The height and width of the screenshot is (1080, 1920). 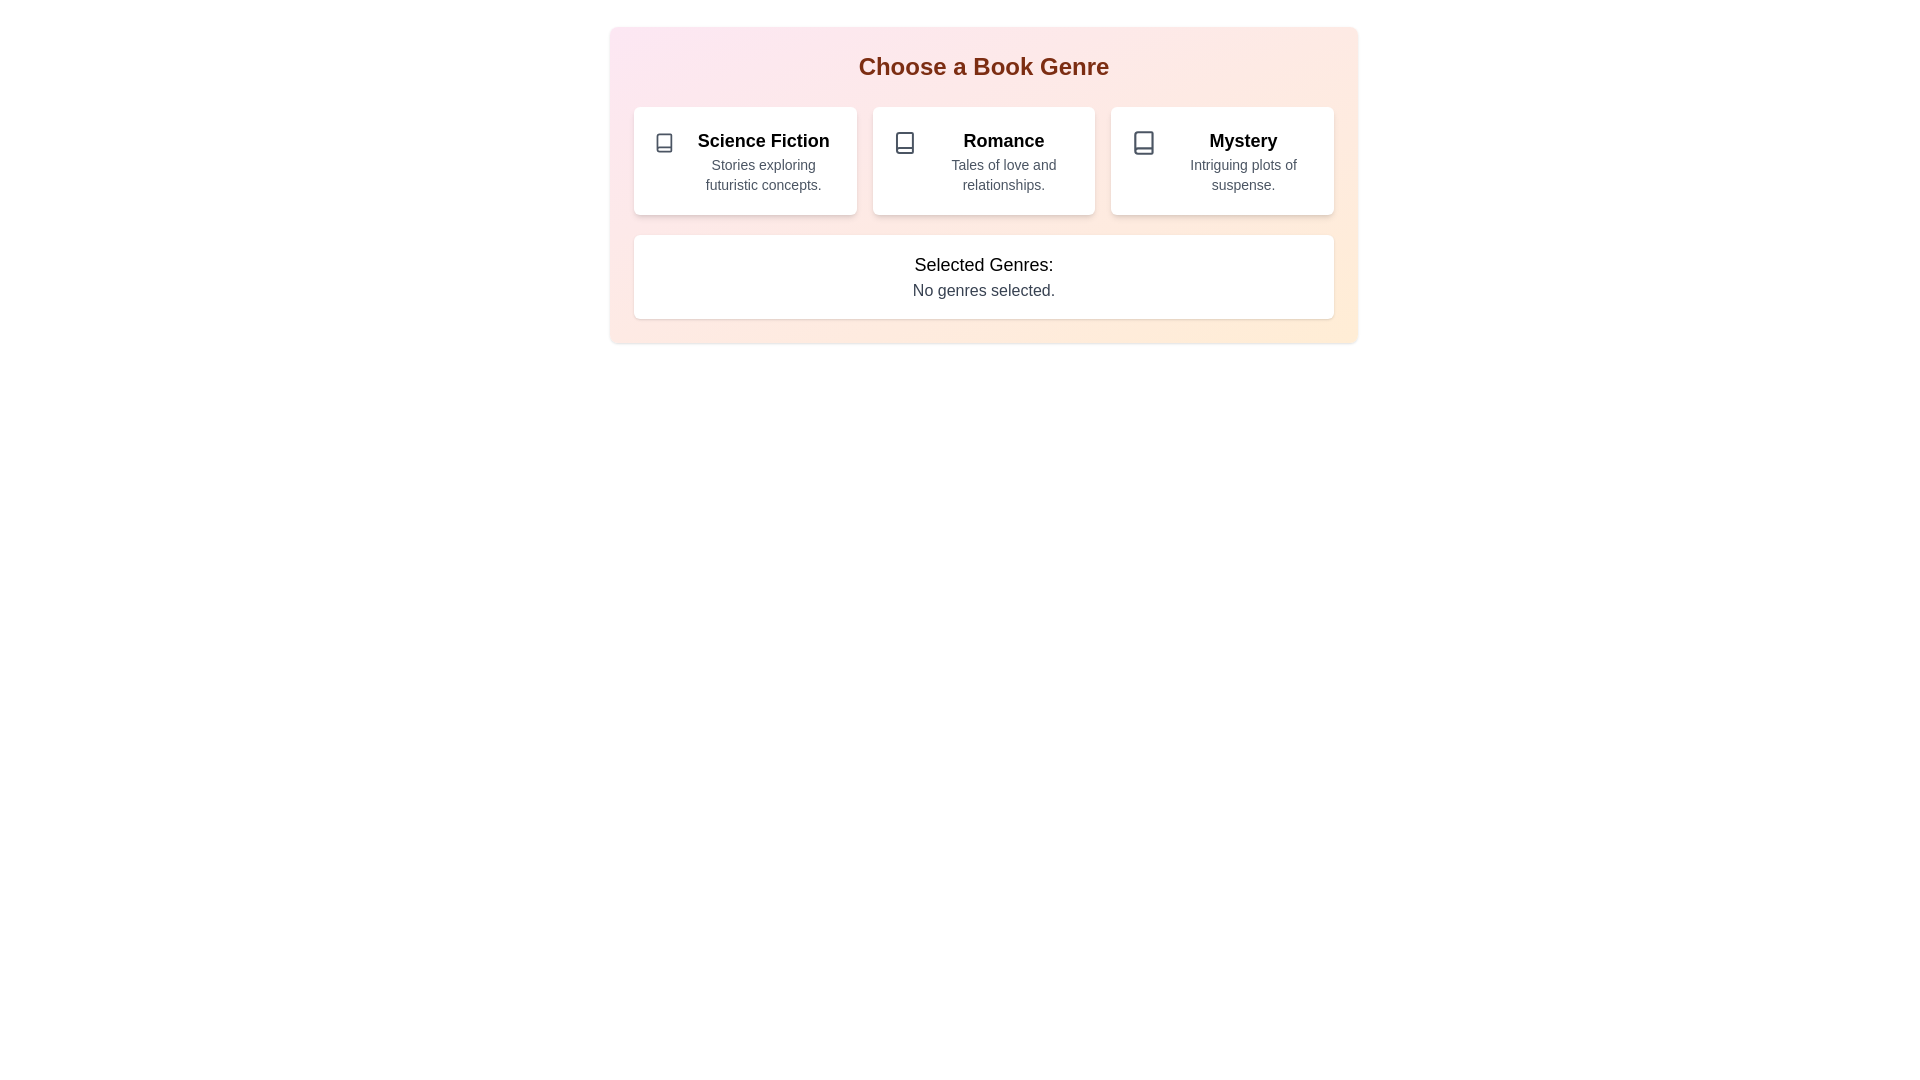 I want to click on the 'Mystery' genre icon, which visually represents the category and is located in the third box of the genre options, so click(x=1144, y=141).